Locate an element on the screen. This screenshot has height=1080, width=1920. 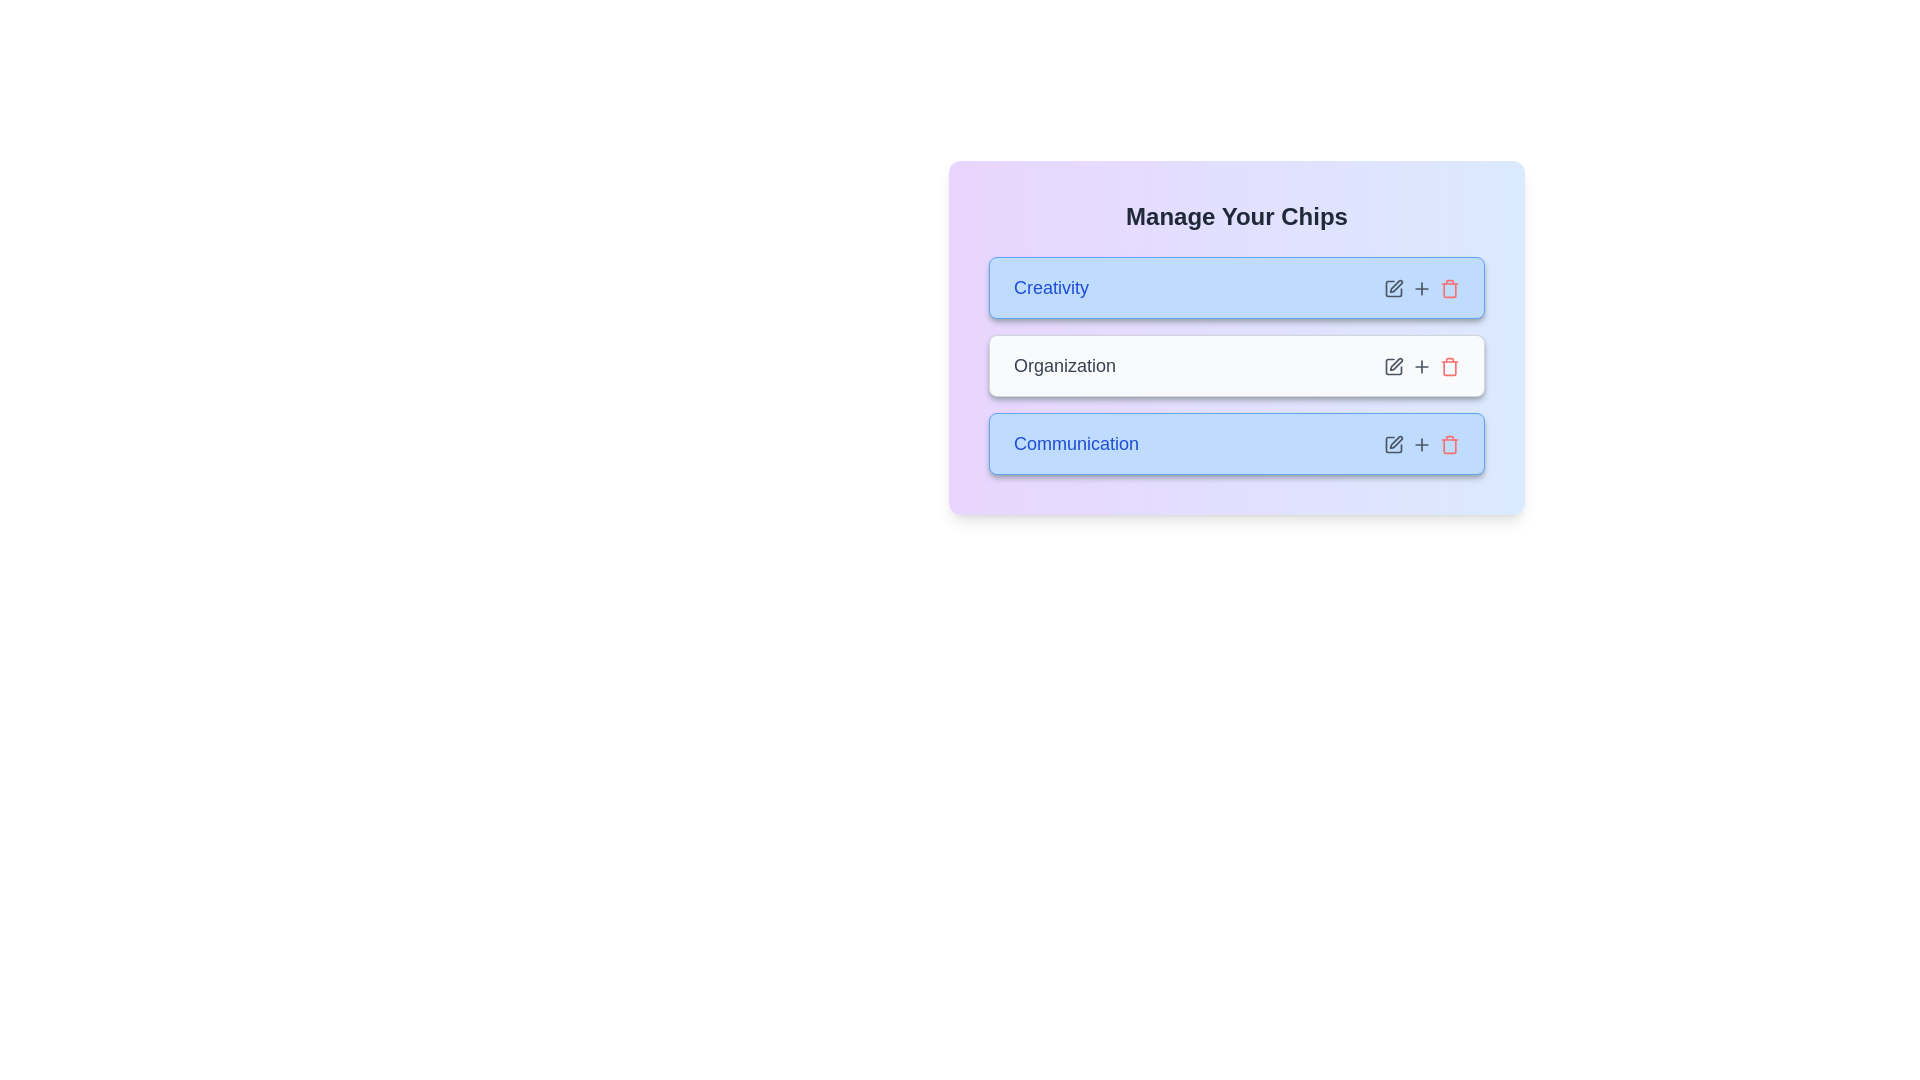
the chip labeled 'Creativity' is located at coordinates (1236, 288).